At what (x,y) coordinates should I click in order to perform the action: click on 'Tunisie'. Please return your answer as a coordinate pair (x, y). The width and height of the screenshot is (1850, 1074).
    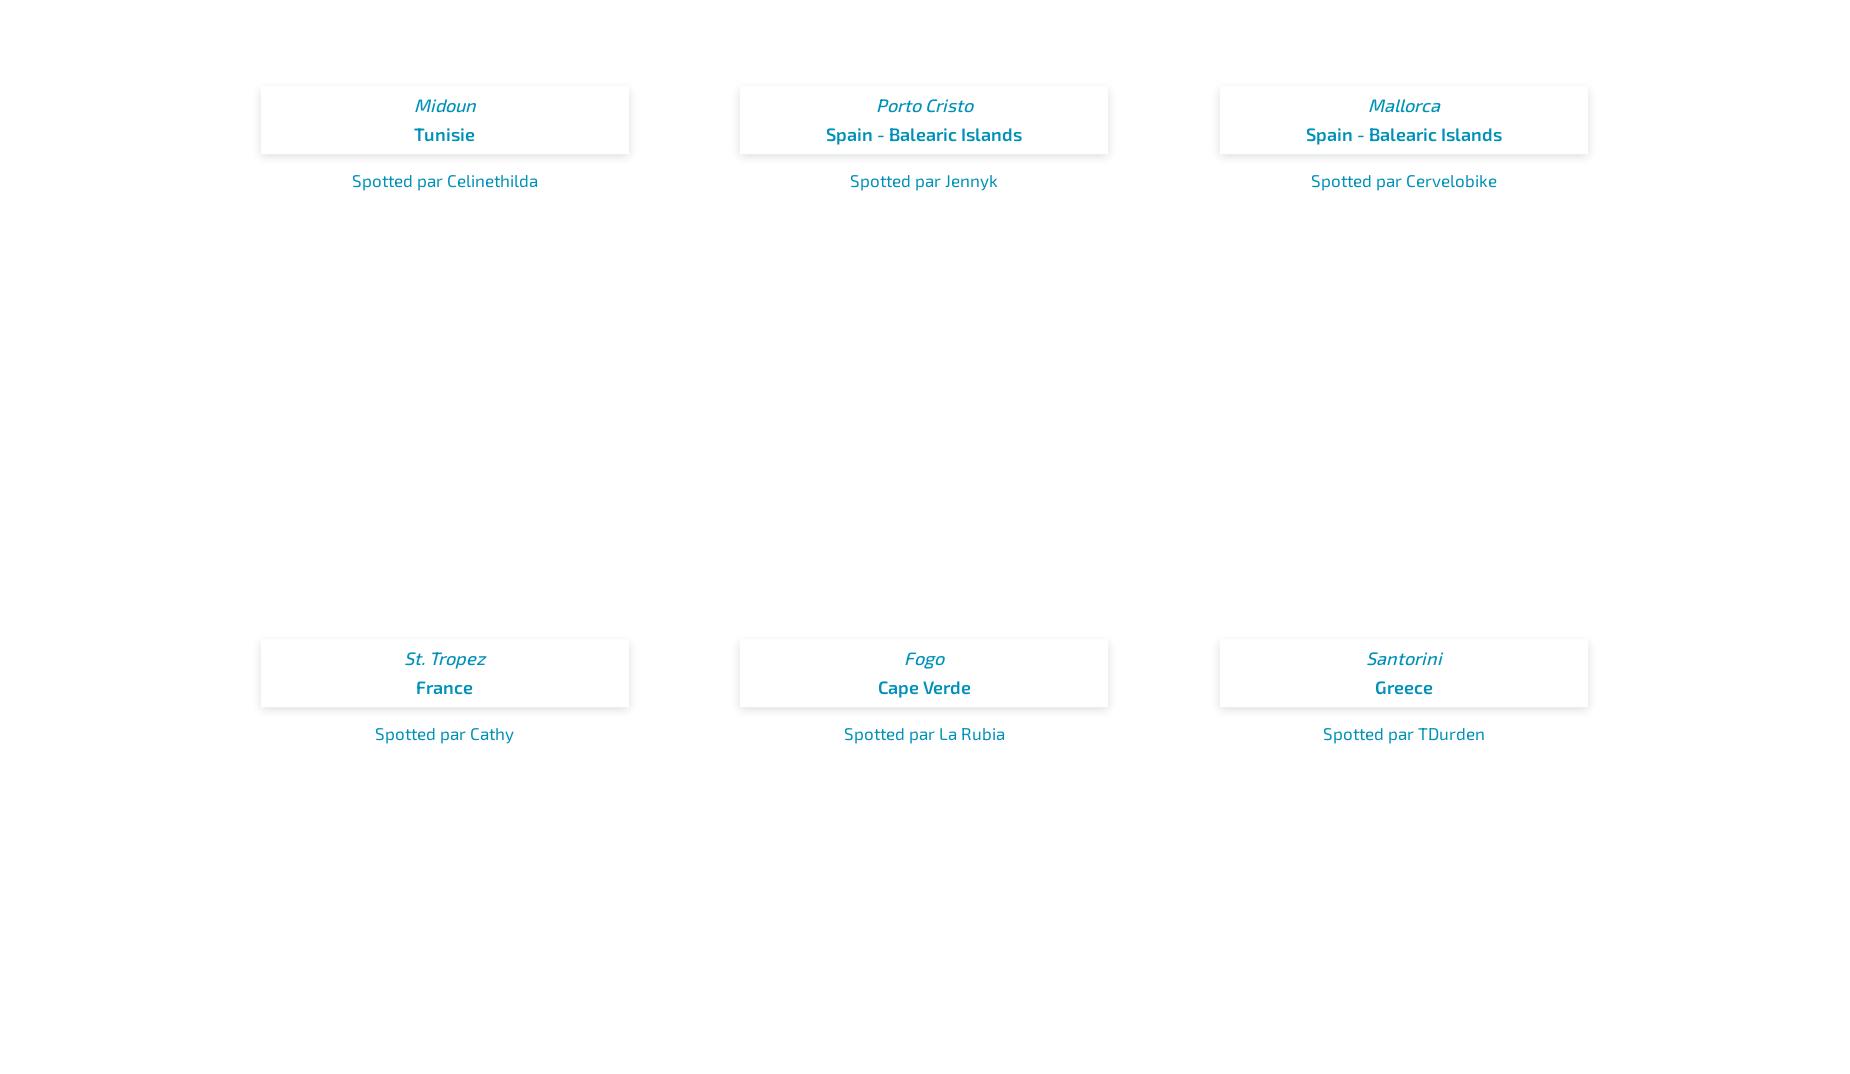
    Looking at the image, I should click on (443, 133).